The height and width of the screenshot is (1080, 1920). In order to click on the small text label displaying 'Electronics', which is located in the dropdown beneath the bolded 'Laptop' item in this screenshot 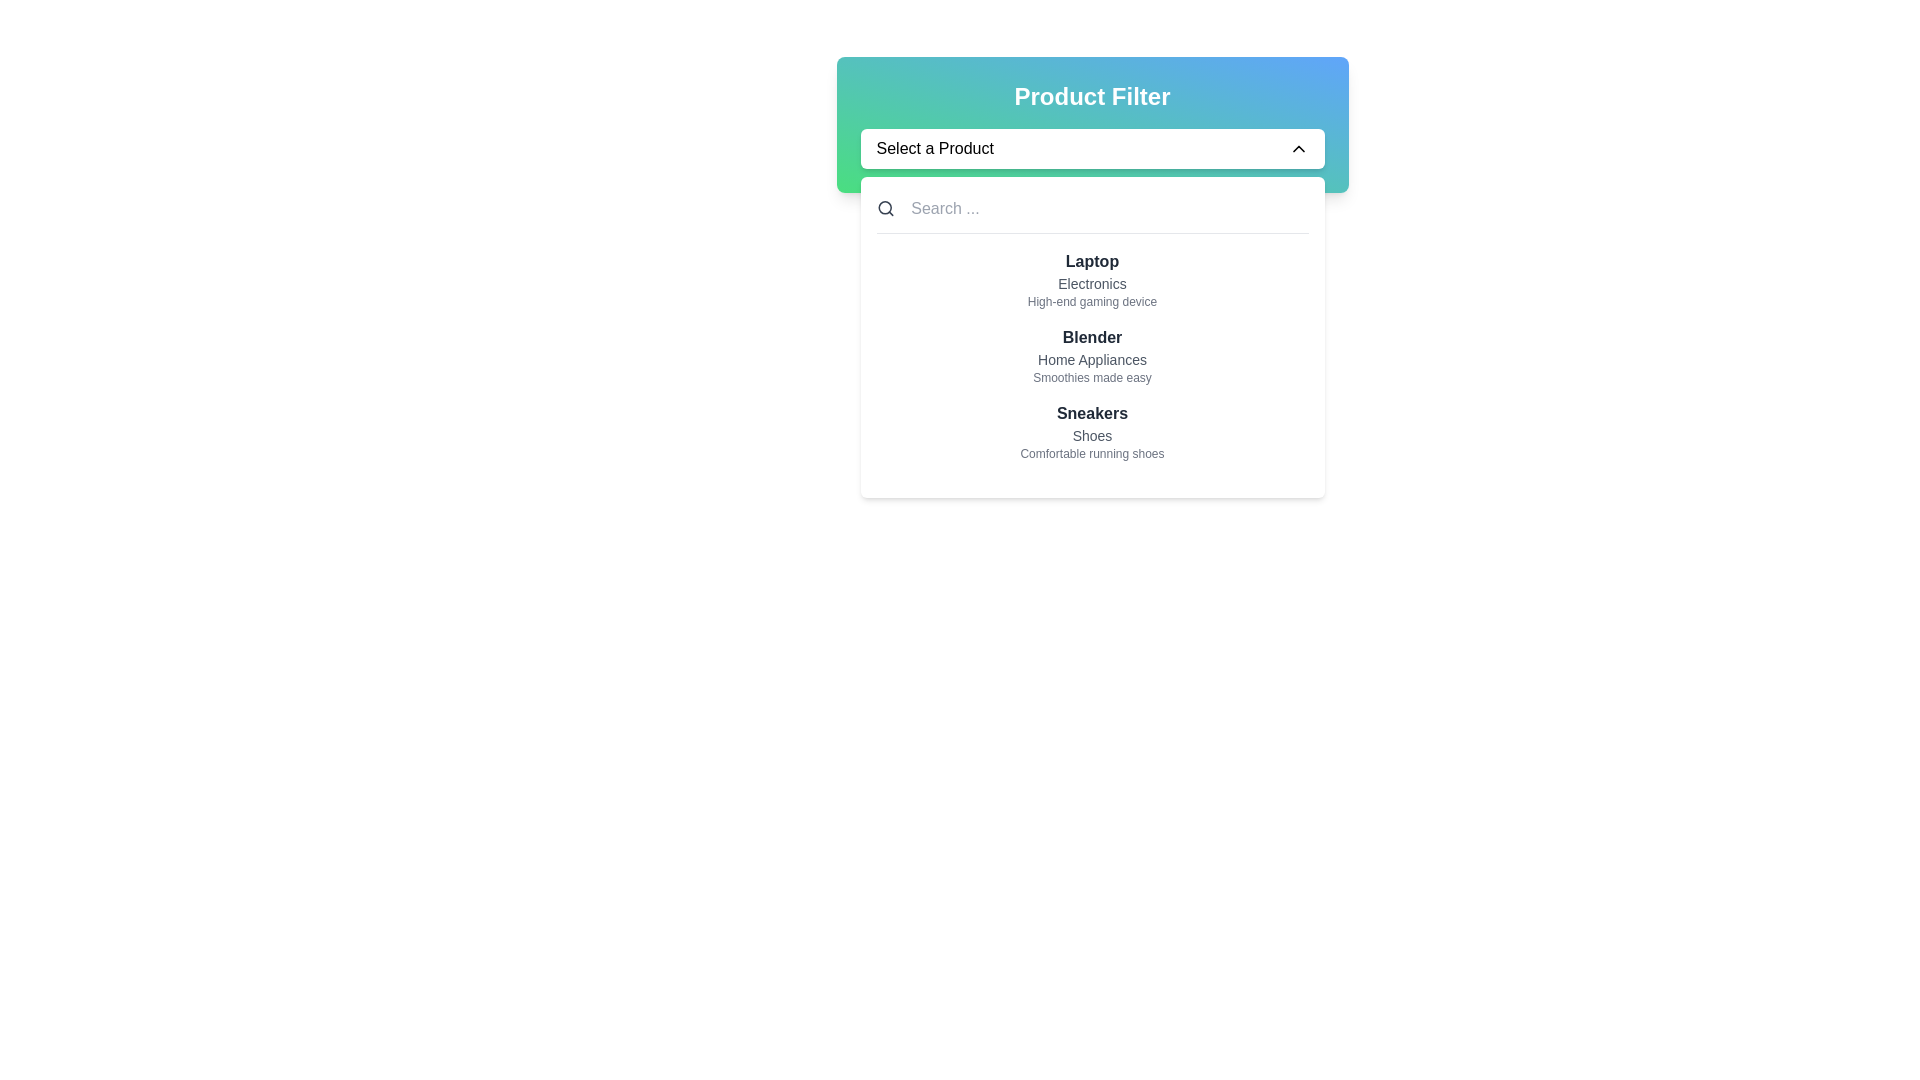, I will do `click(1091, 284)`.